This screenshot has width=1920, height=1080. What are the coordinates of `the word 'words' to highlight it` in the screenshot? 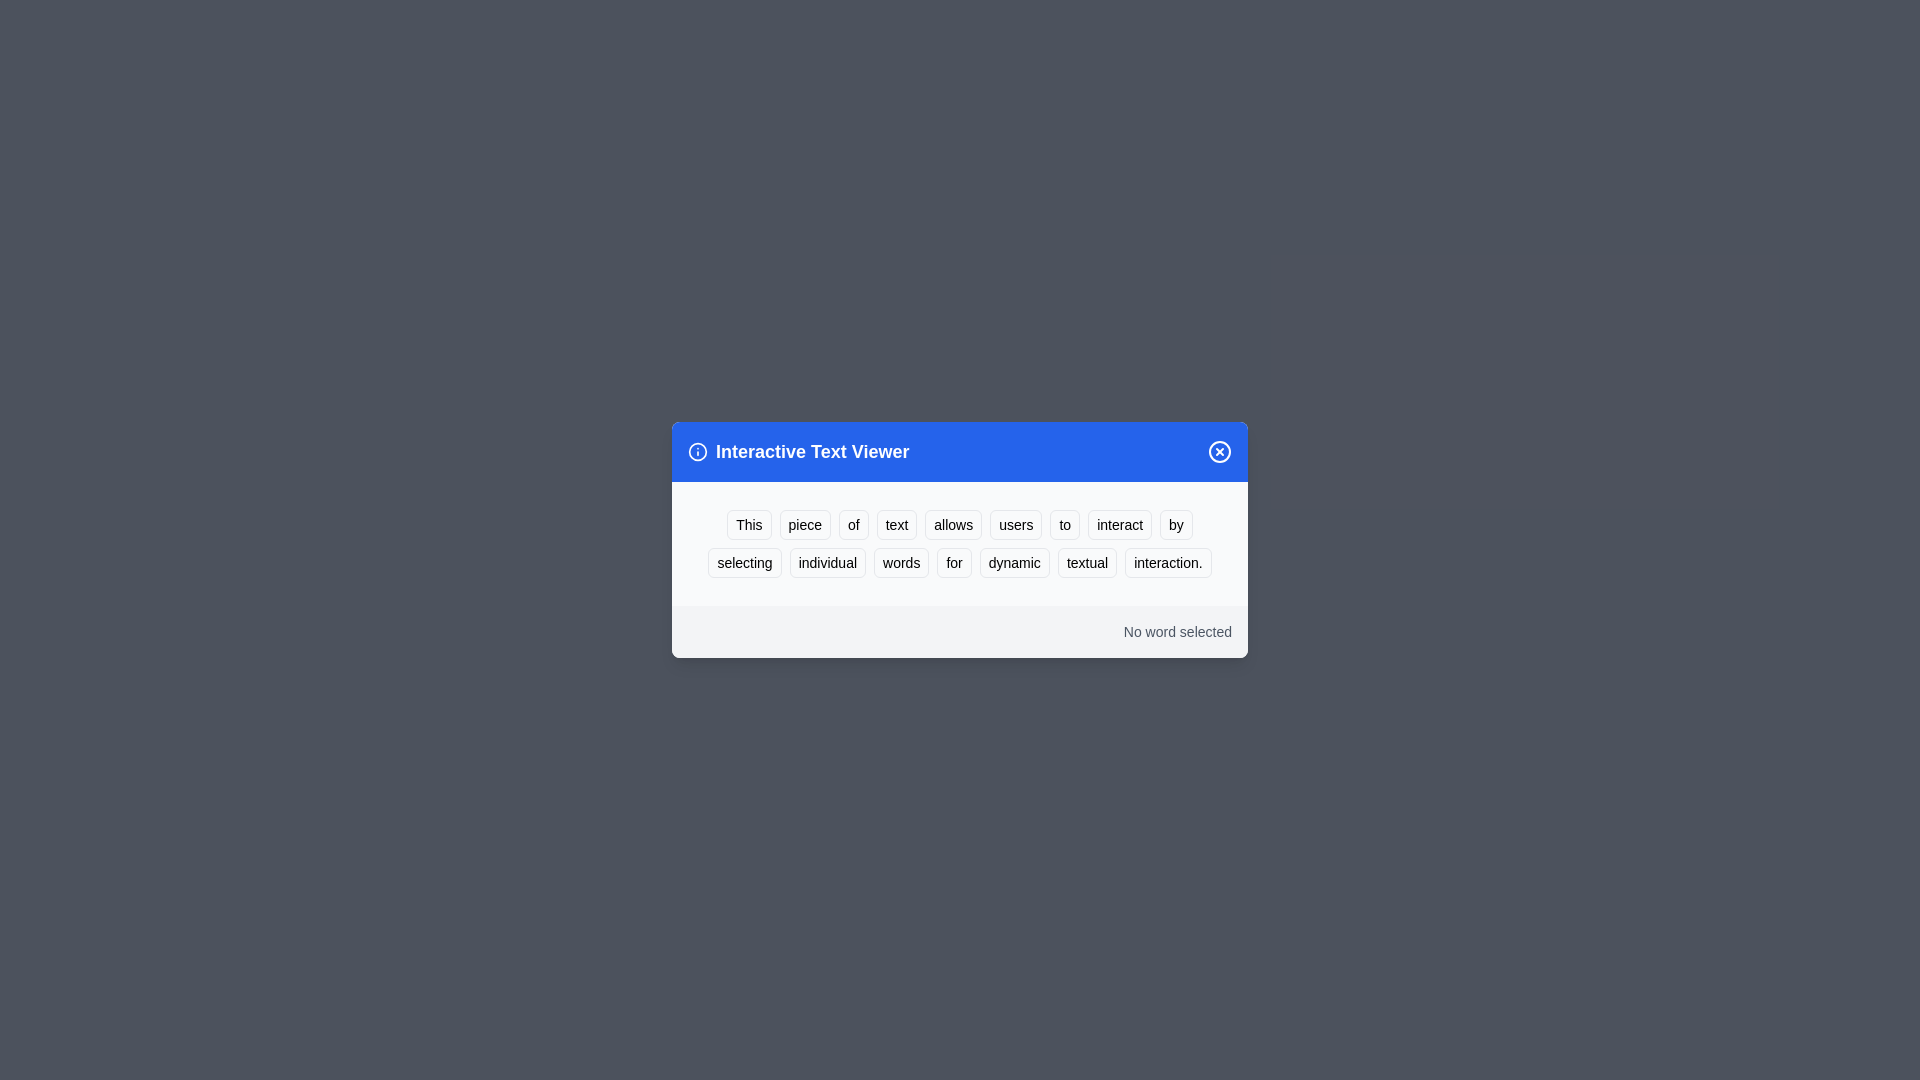 It's located at (900, 563).